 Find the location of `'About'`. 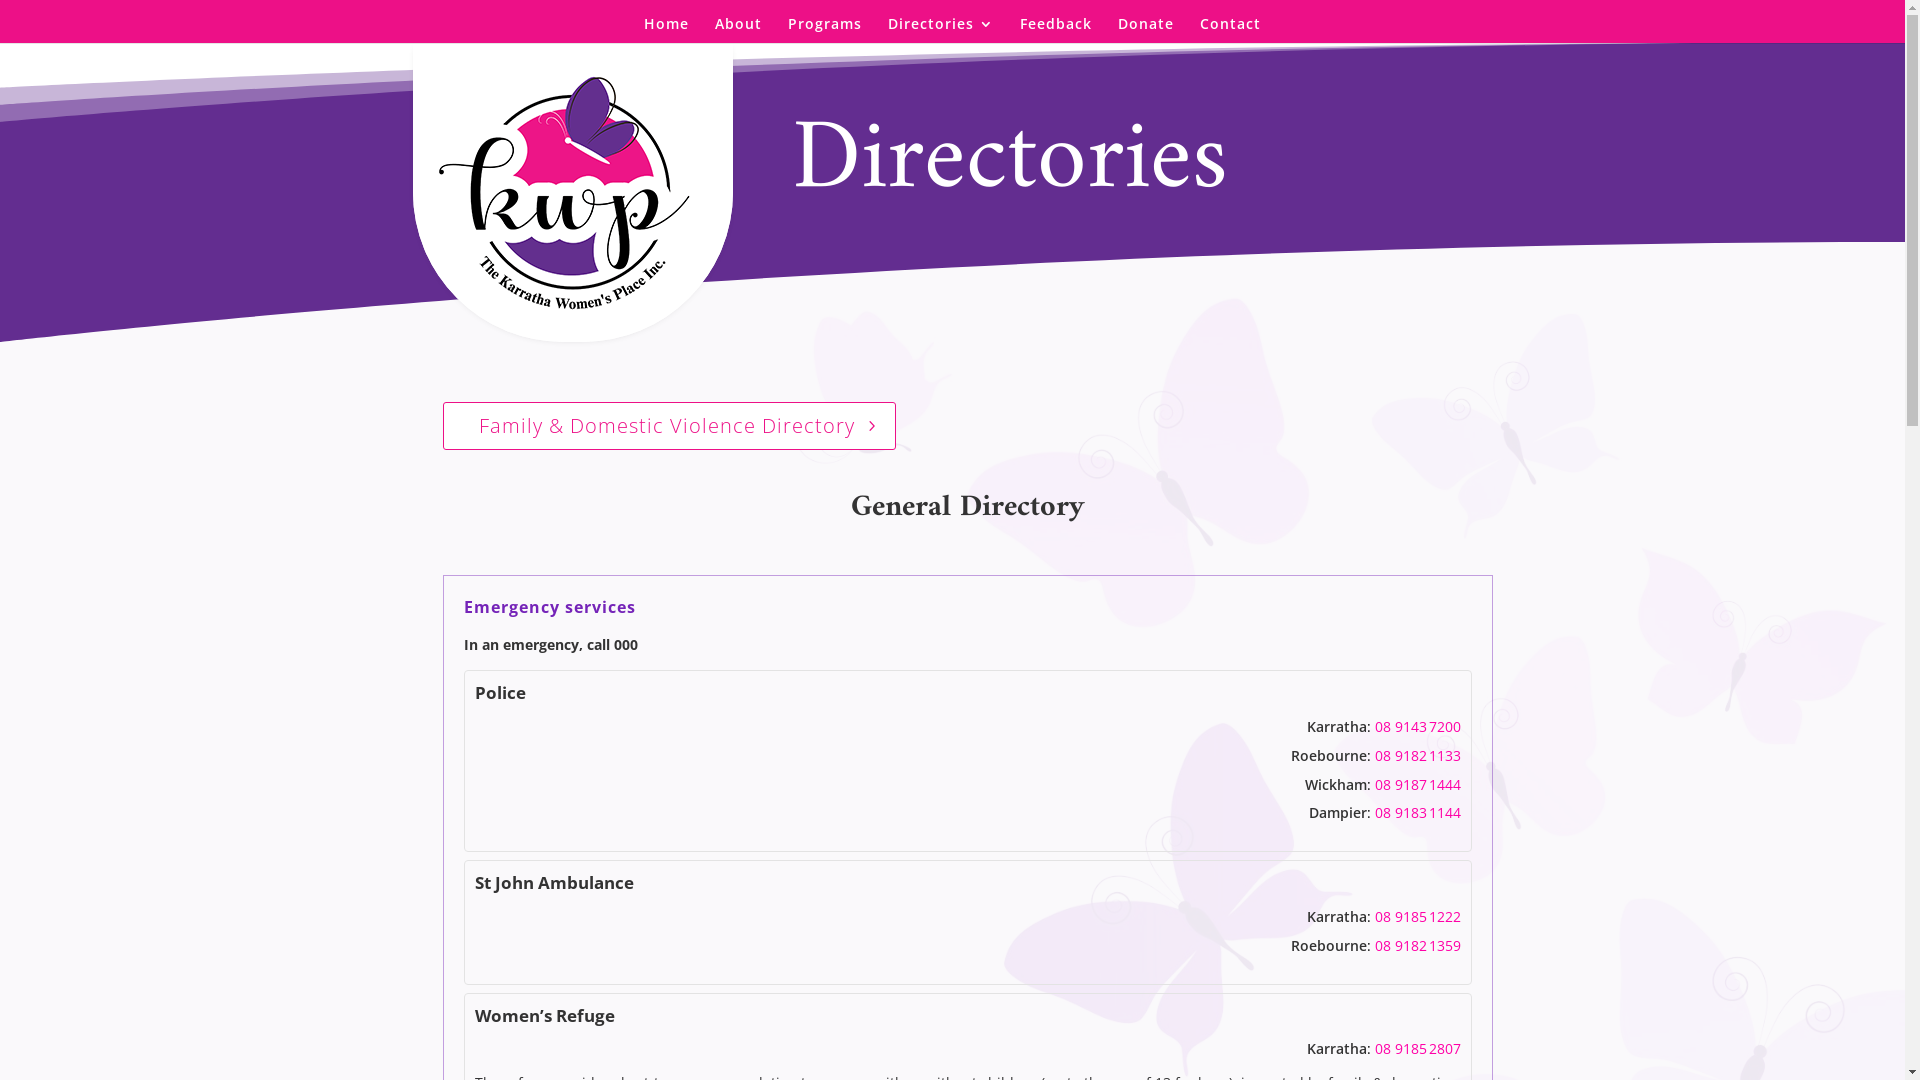

'About' is located at coordinates (715, 30).